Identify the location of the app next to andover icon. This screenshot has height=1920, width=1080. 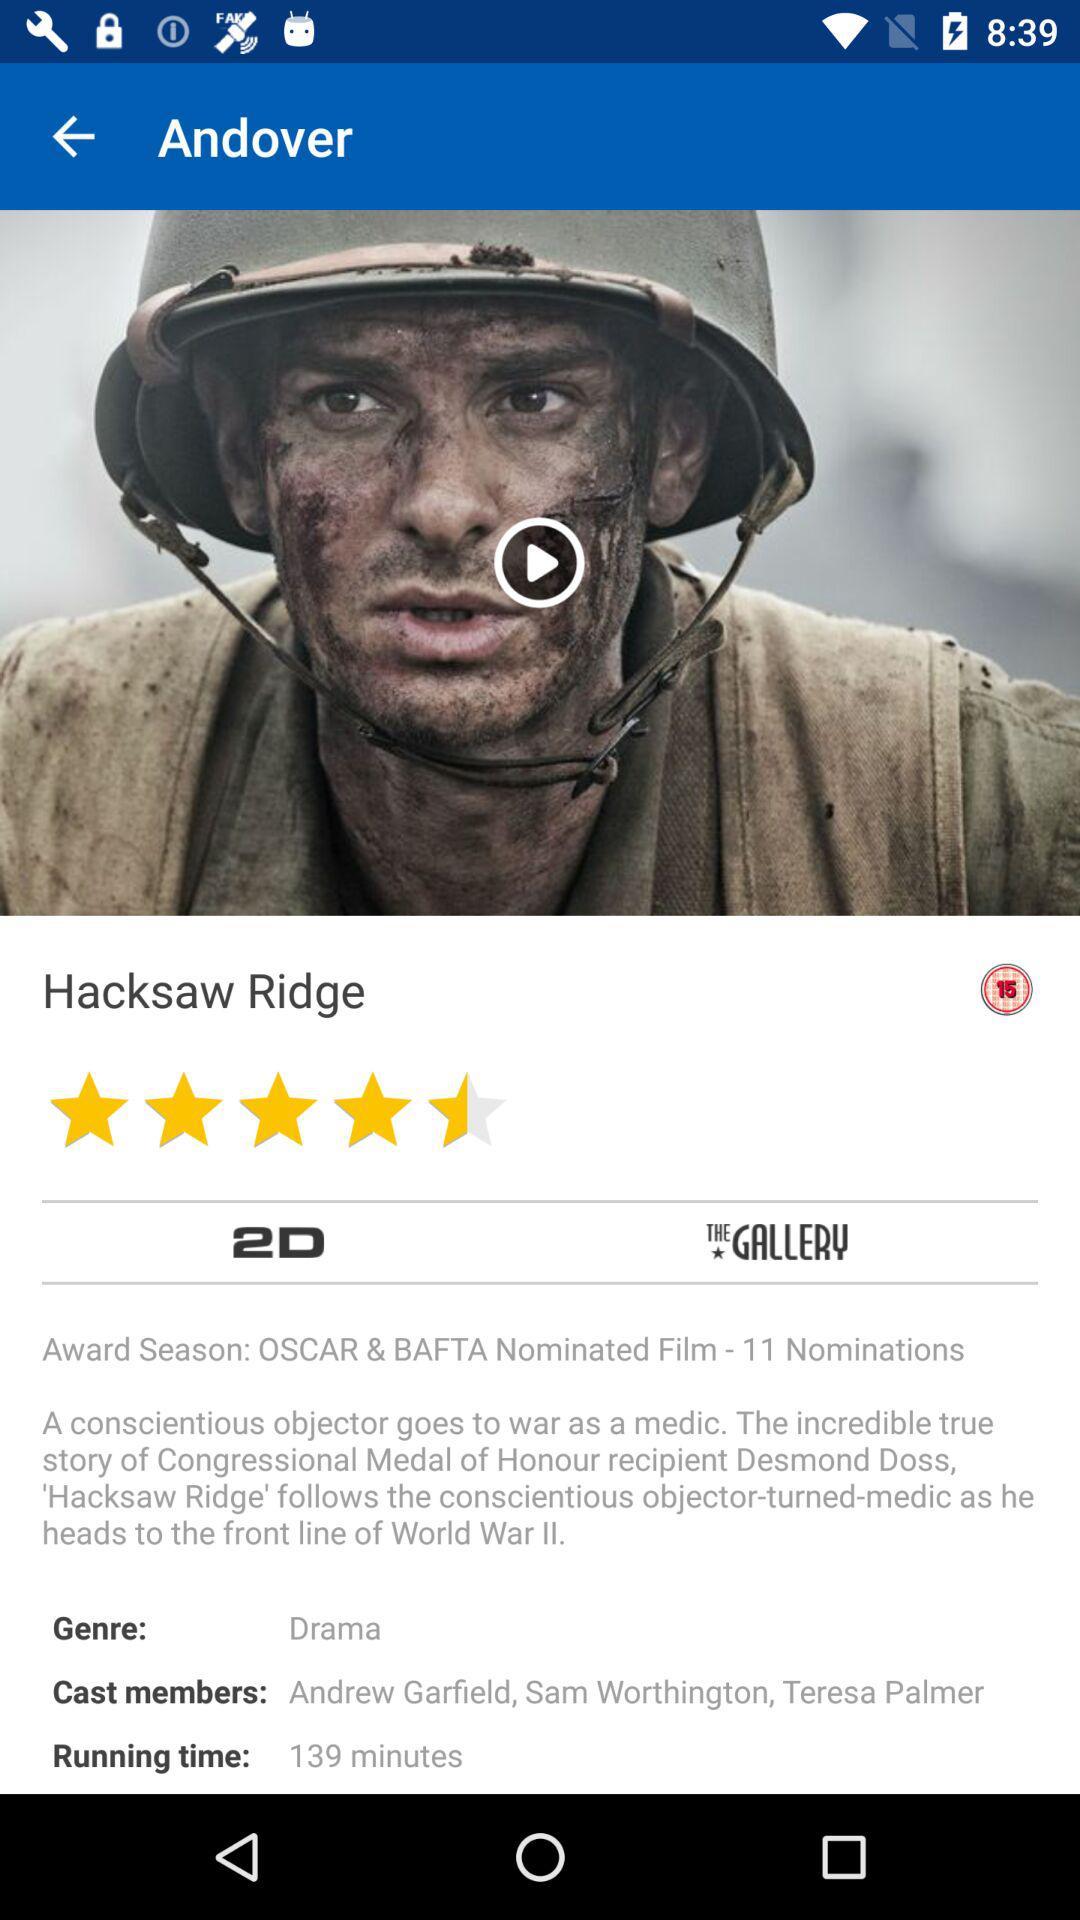
(72, 135).